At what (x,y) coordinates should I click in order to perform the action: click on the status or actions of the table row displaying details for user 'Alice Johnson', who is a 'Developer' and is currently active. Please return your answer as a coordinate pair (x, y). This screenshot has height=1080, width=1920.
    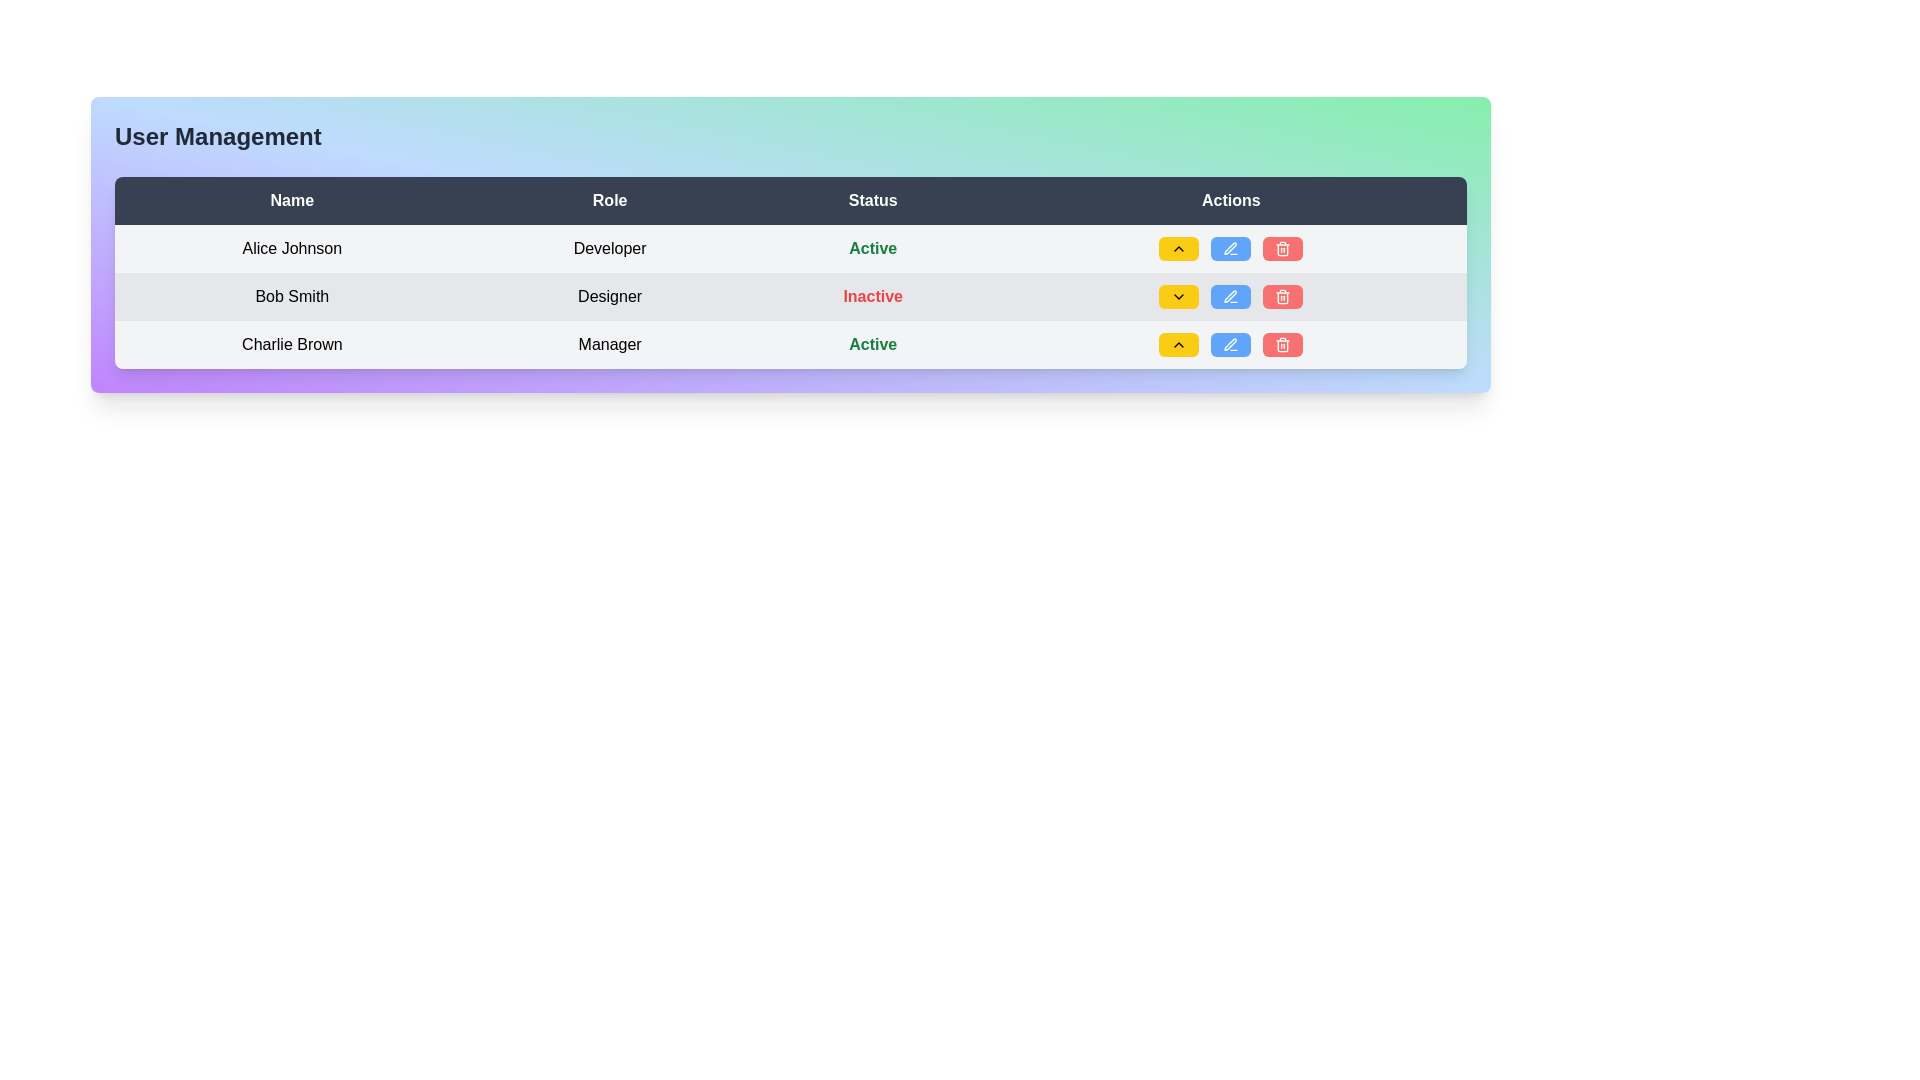
    Looking at the image, I should click on (790, 248).